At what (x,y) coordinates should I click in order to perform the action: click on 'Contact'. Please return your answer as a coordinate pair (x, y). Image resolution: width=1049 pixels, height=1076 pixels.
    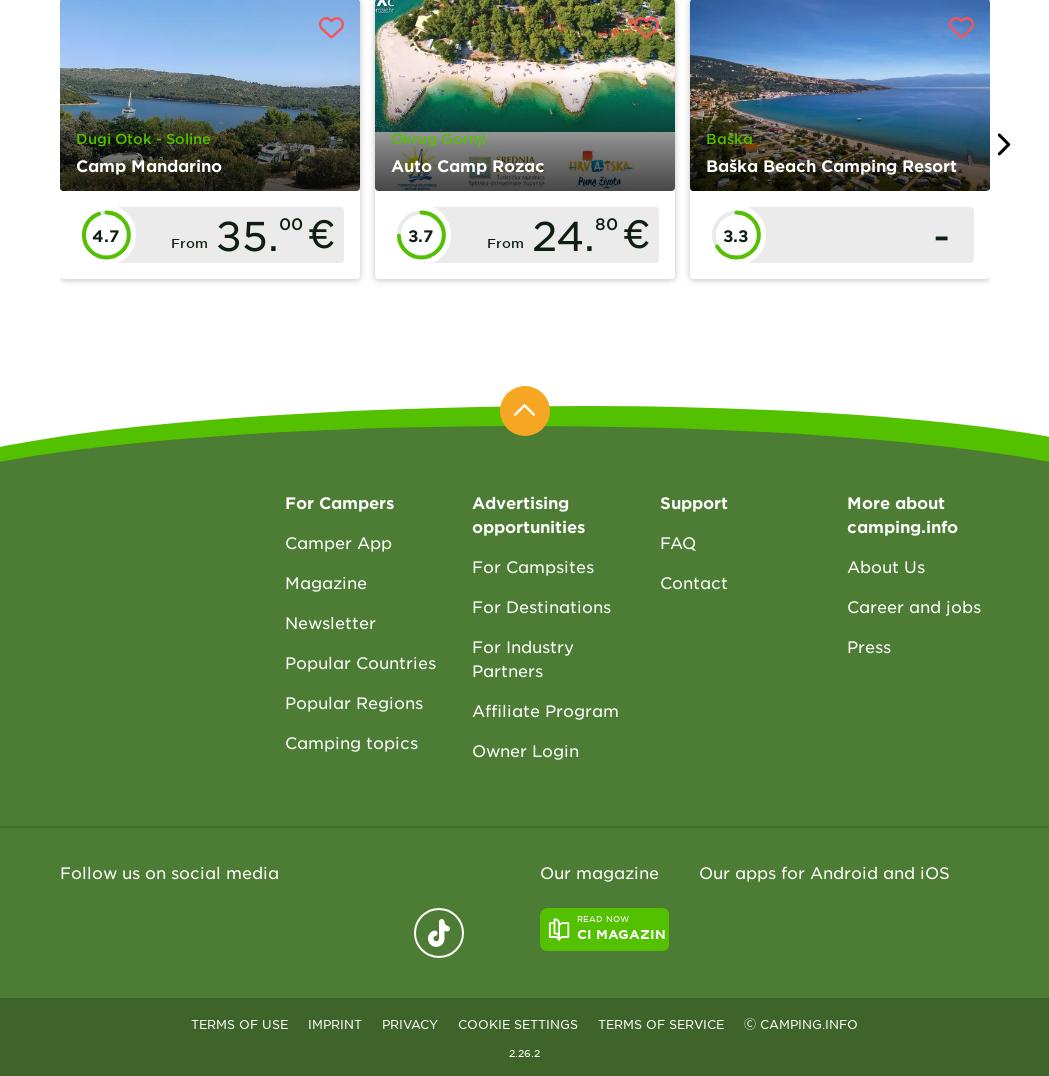
    Looking at the image, I should click on (657, 581).